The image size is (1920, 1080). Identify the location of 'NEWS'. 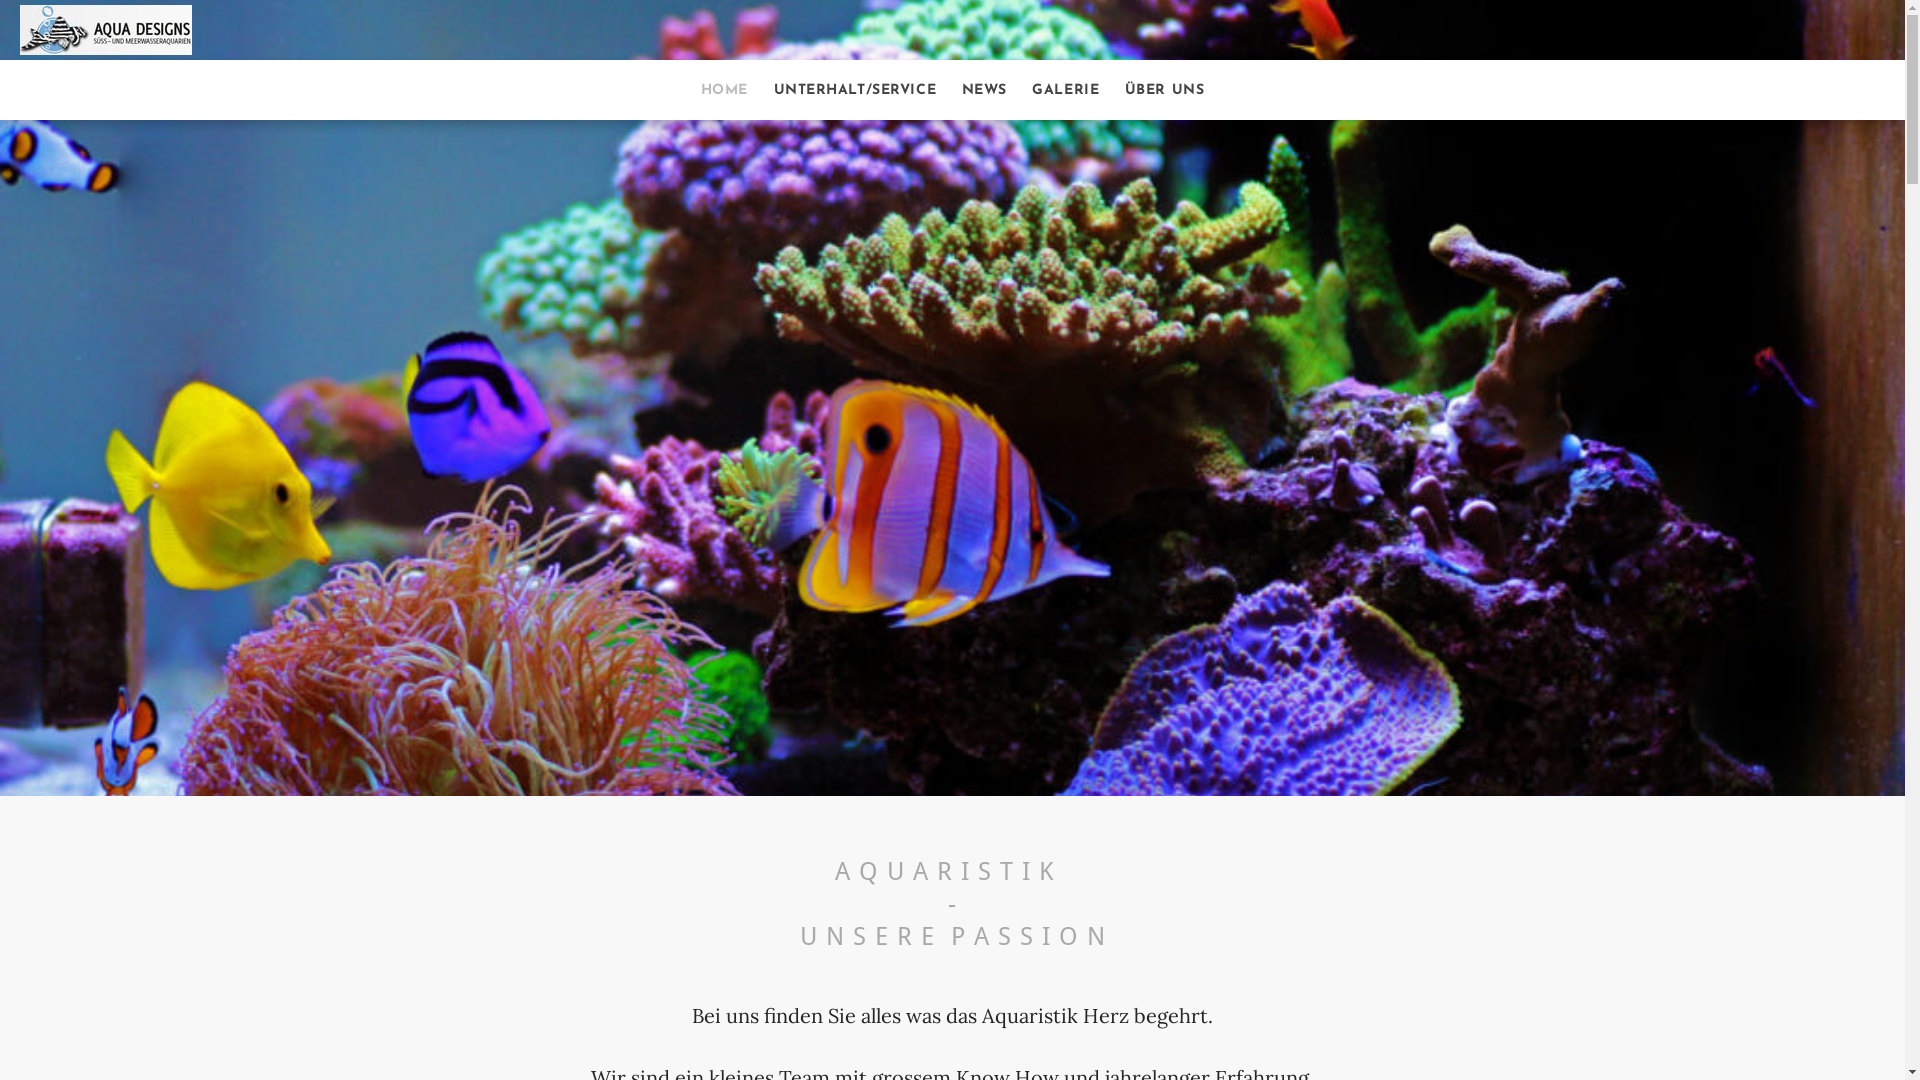
(984, 90).